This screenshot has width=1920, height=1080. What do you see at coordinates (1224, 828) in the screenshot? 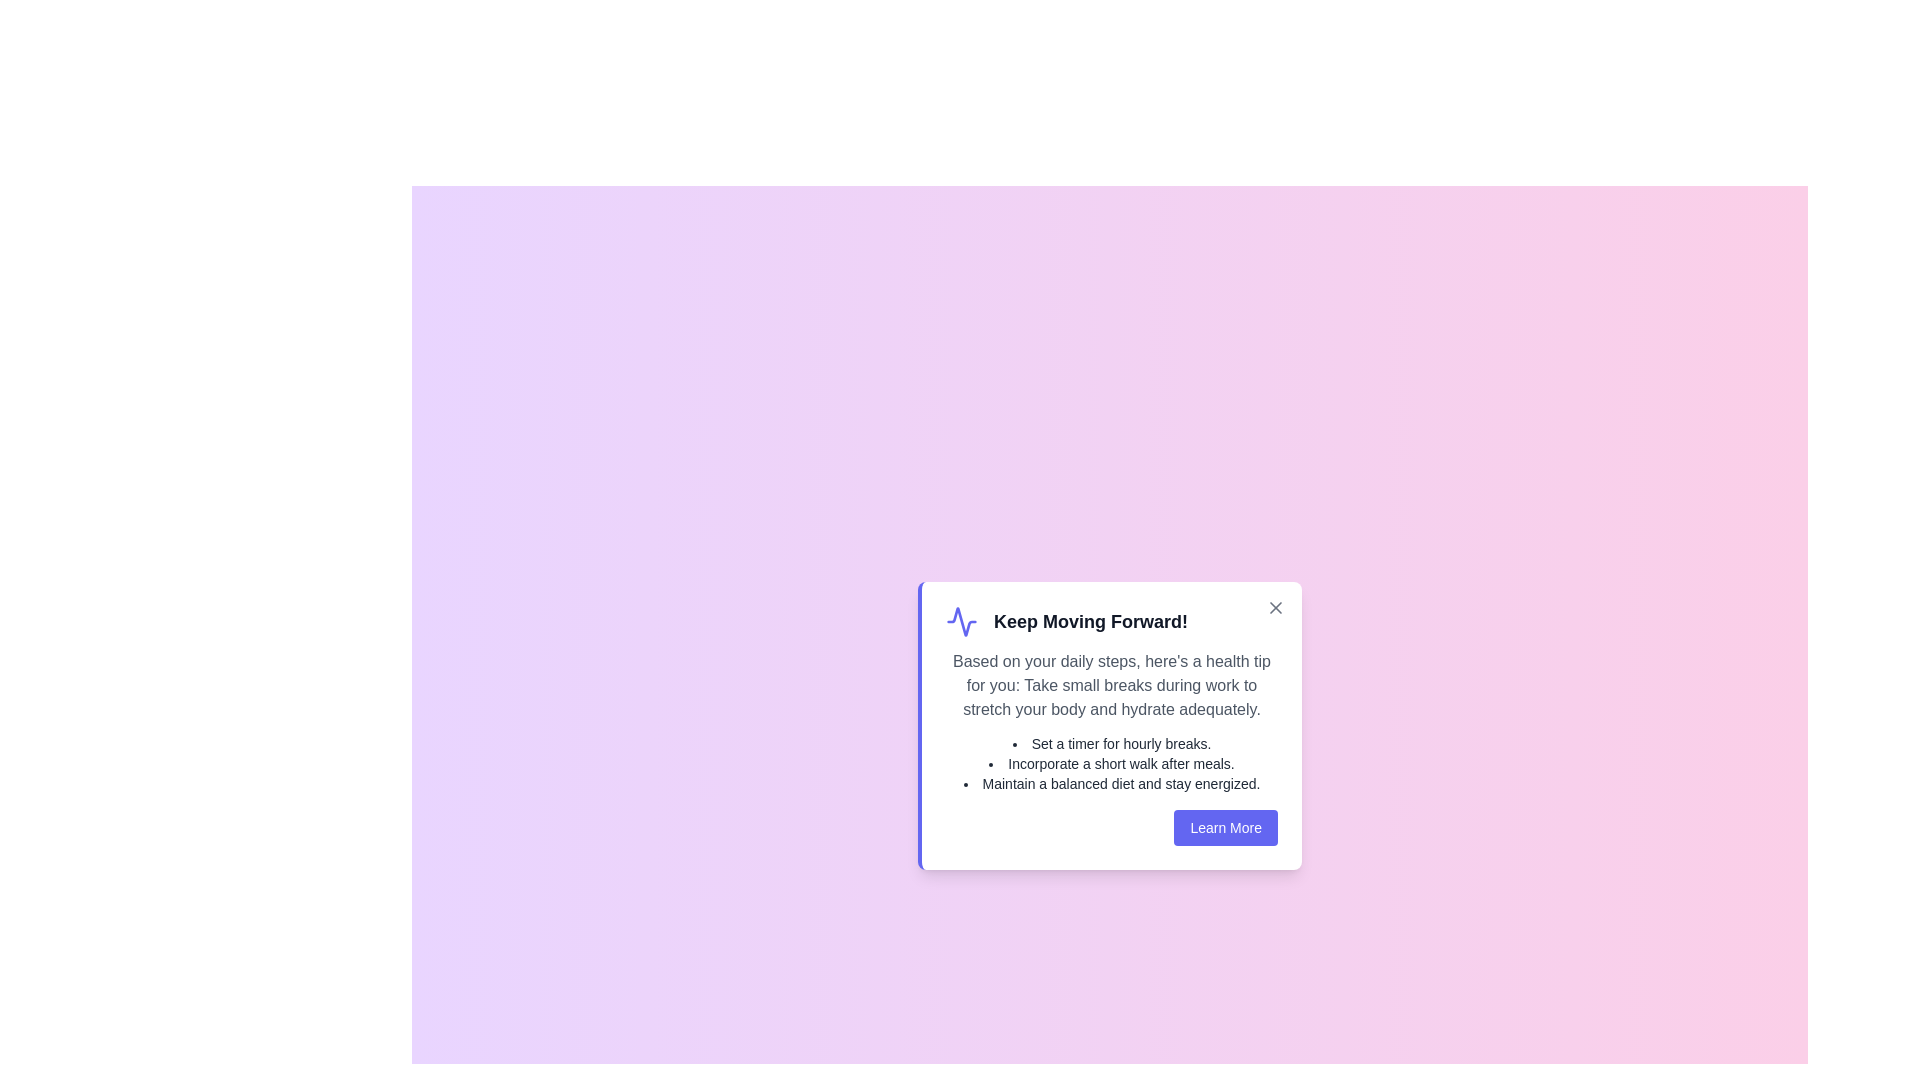
I see `'Learn More' button to explore additional information` at bounding box center [1224, 828].